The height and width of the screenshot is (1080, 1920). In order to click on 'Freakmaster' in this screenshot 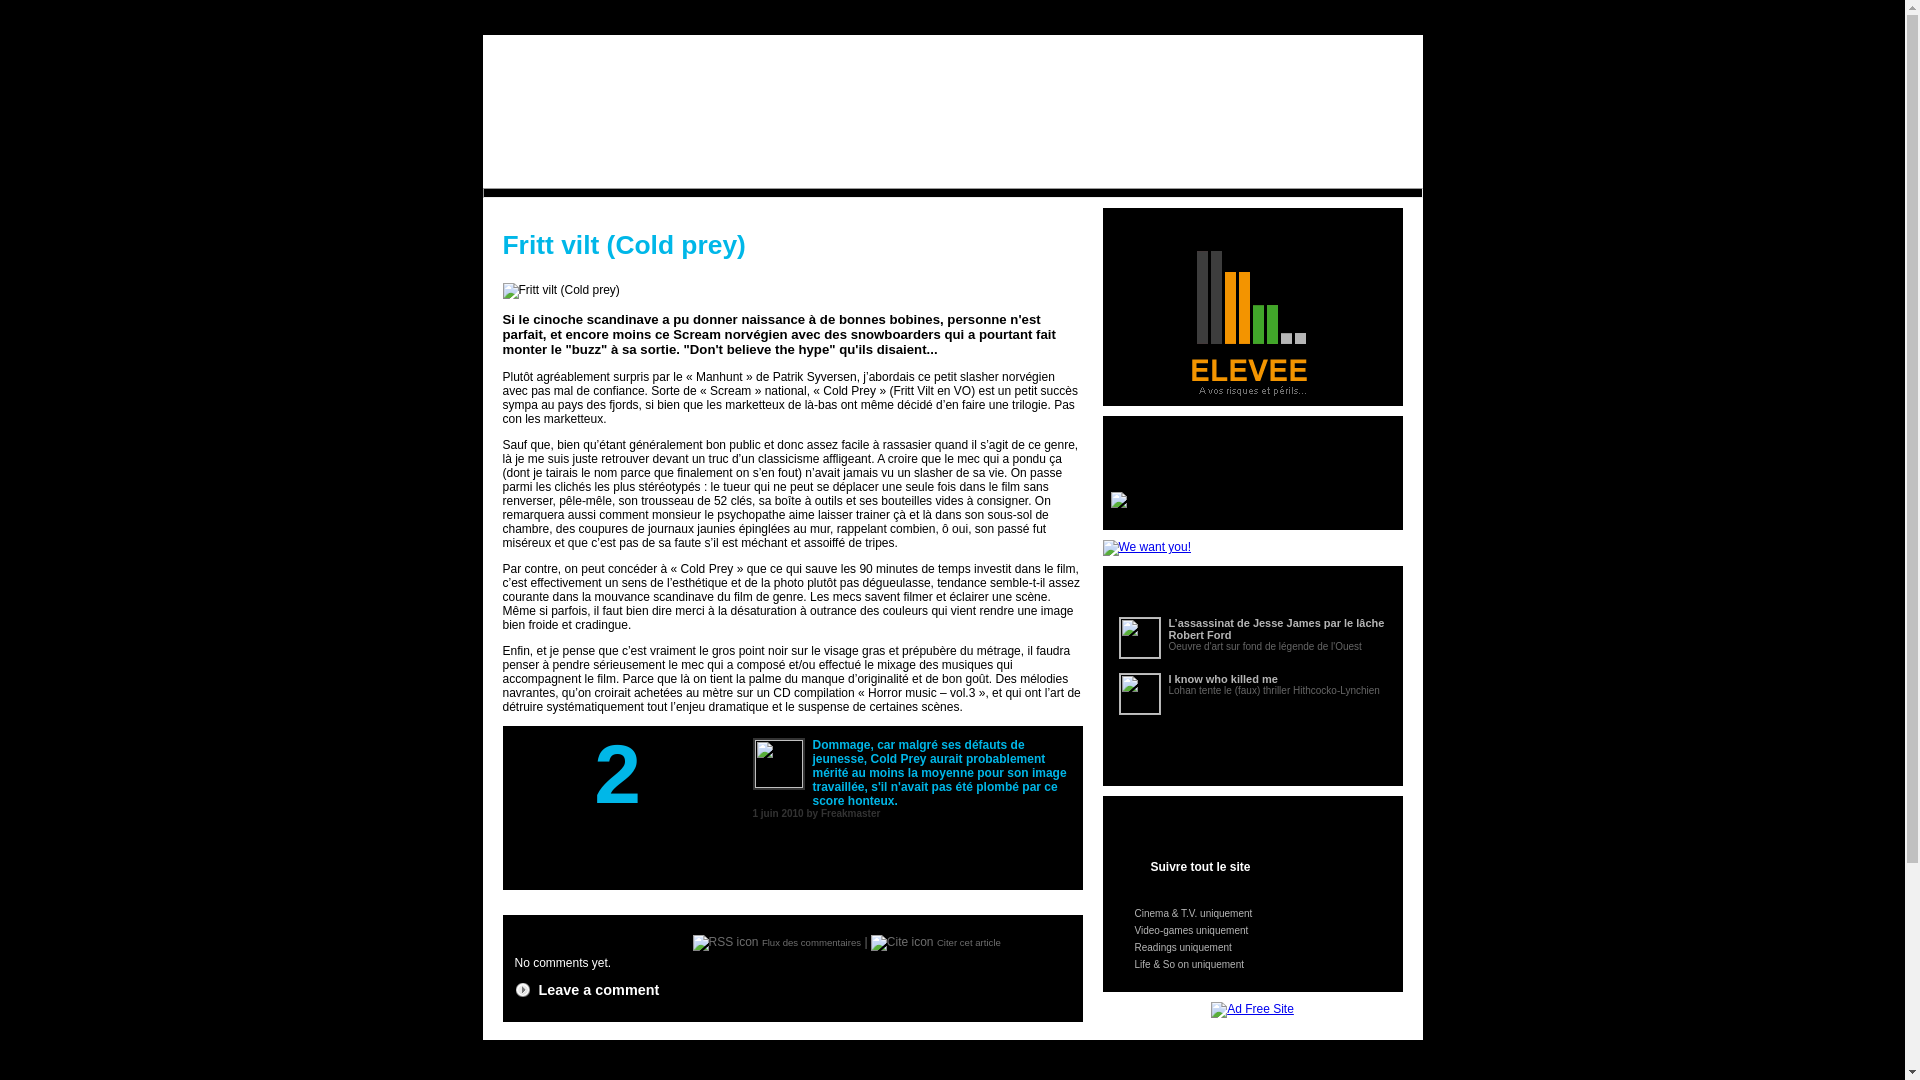, I will do `click(850, 813)`.